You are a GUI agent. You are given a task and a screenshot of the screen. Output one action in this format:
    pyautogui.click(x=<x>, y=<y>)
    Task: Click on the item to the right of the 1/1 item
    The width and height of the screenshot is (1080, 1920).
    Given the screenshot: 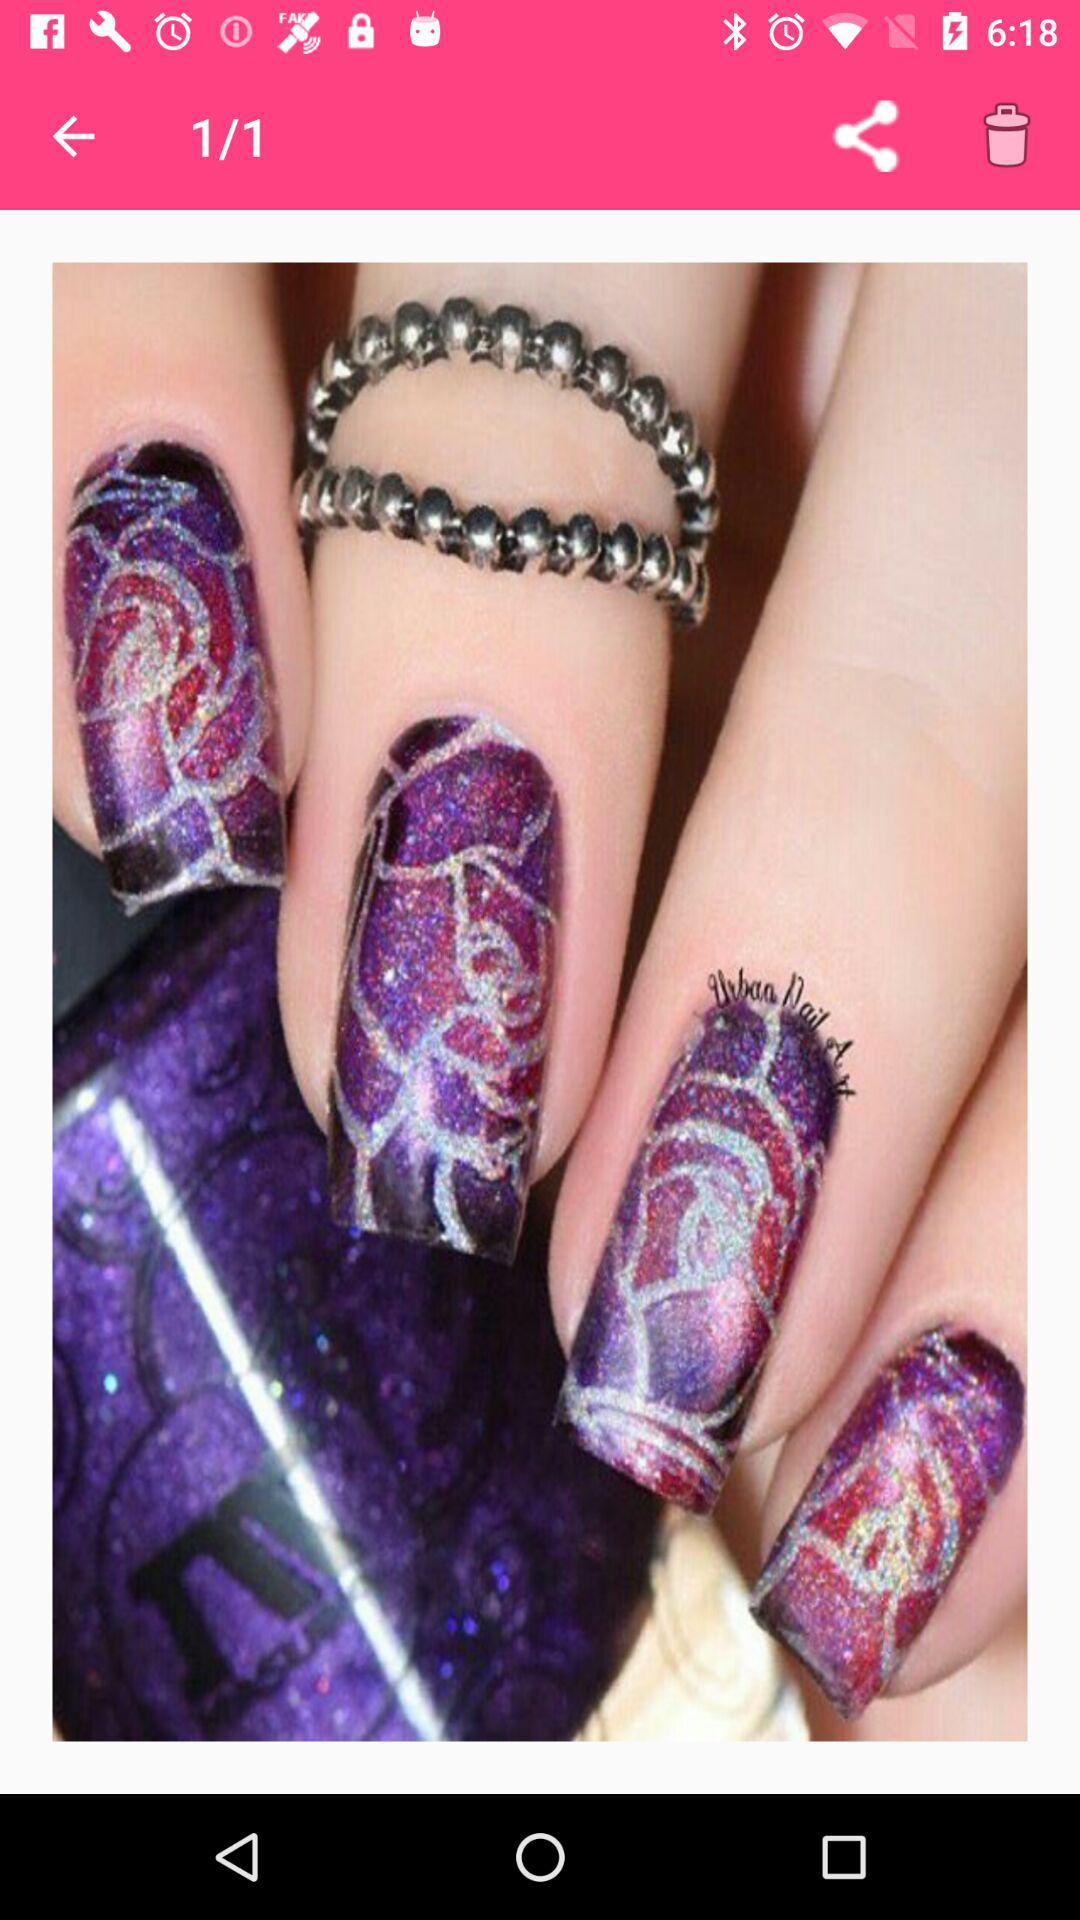 What is the action you would take?
    pyautogui.click(x=864, y=135)
    